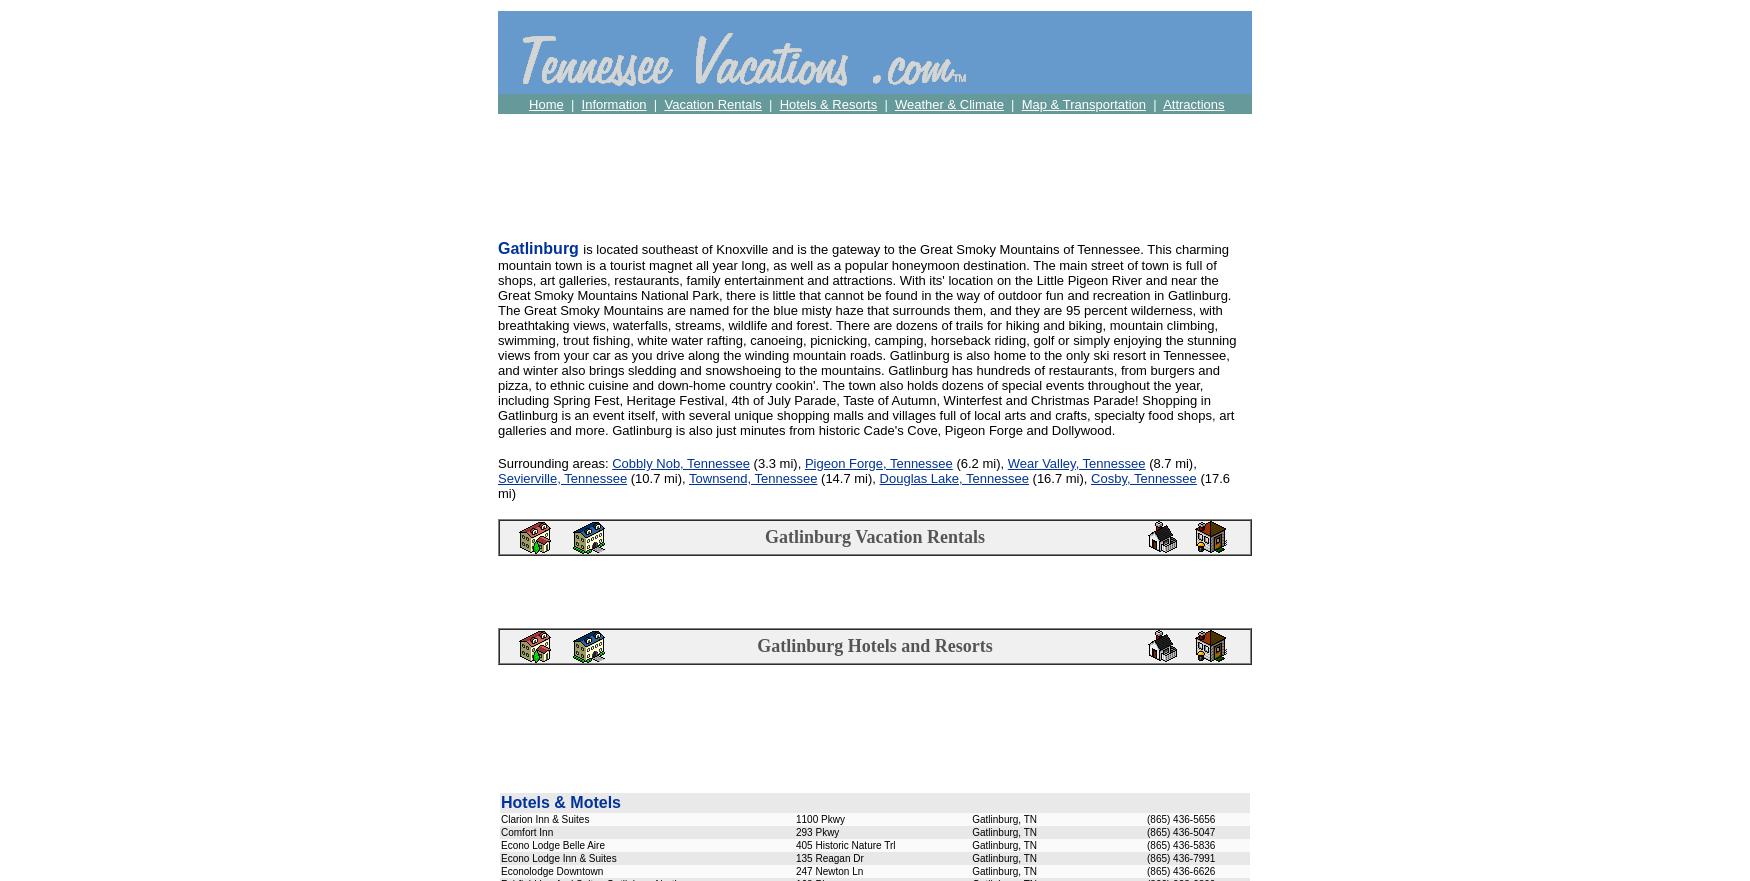 The width and height of the screenshot is (1750, 881). What do you see at coordinates (539, 248) in the screenshot?
I see `'Gatlinburg'` at bounding box center [539, 248].